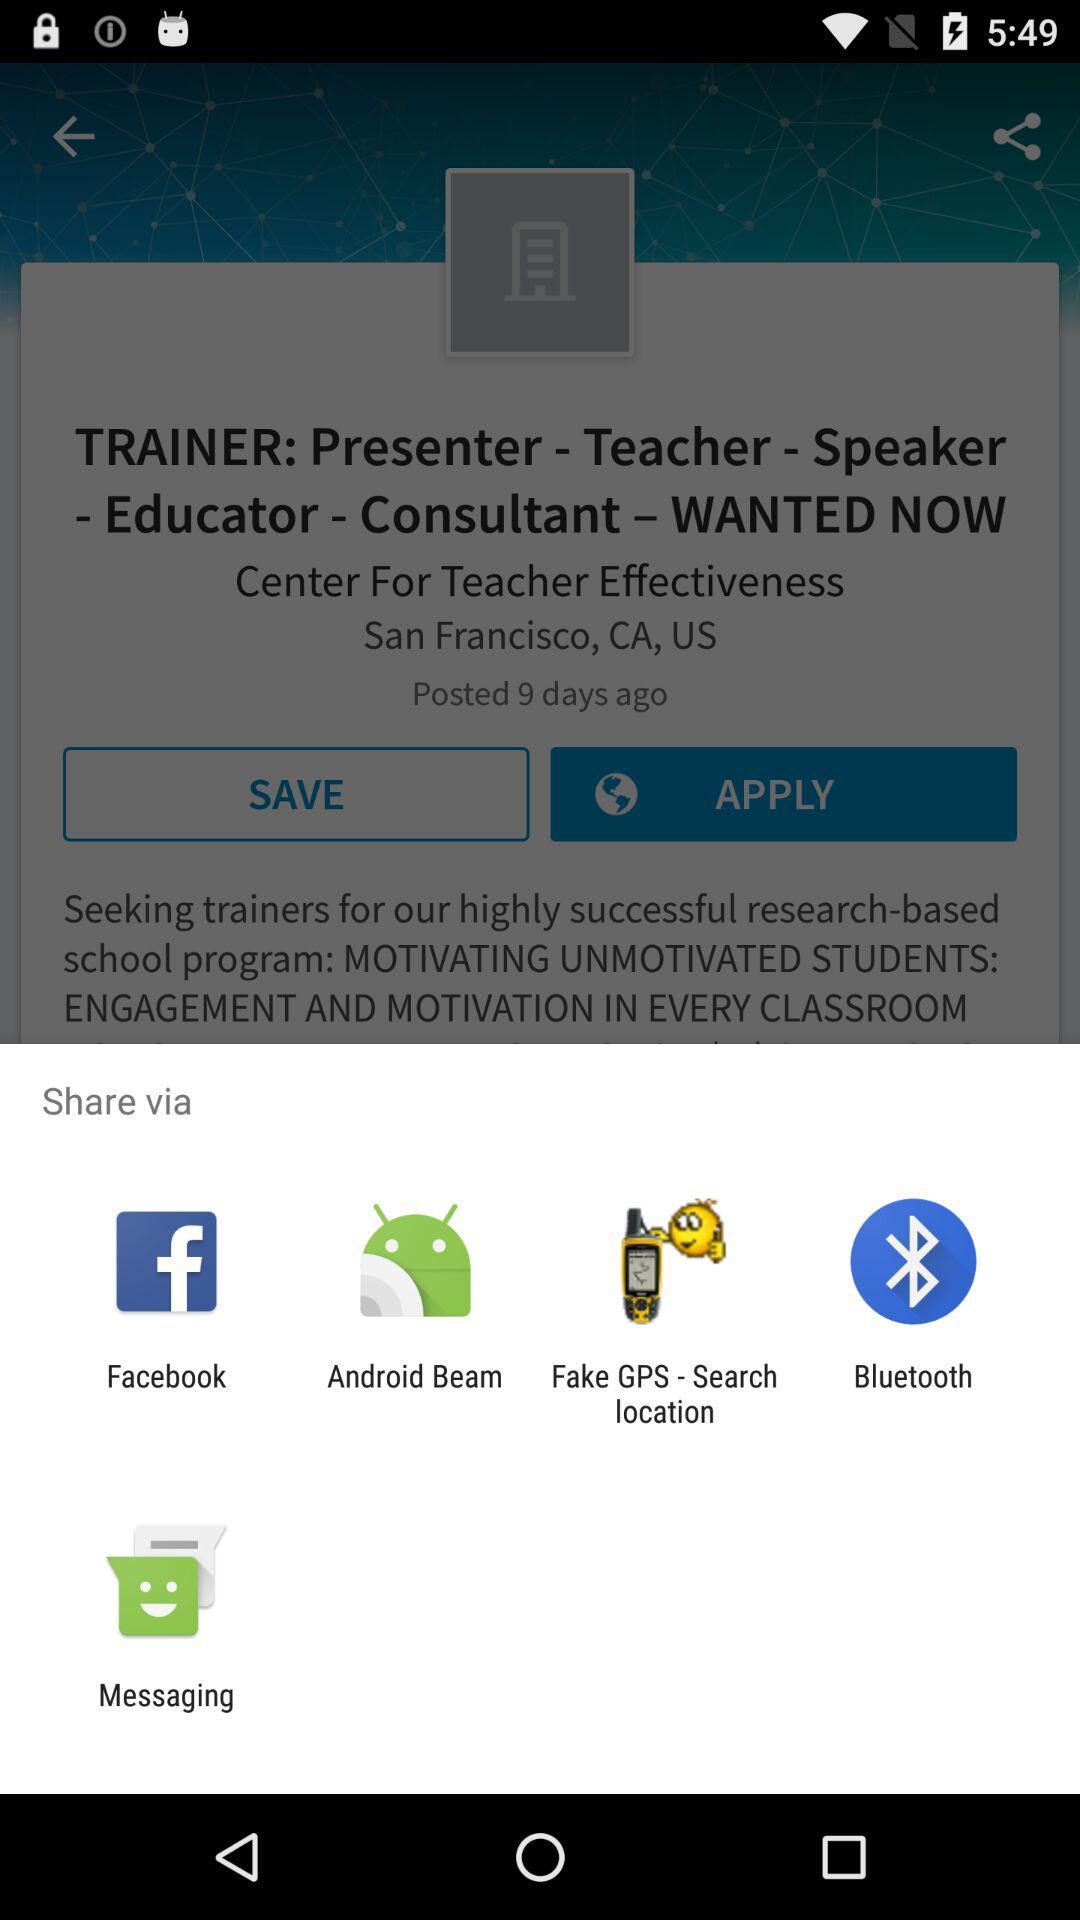  I want to click on item next to android beam app, so click(165, 1392).